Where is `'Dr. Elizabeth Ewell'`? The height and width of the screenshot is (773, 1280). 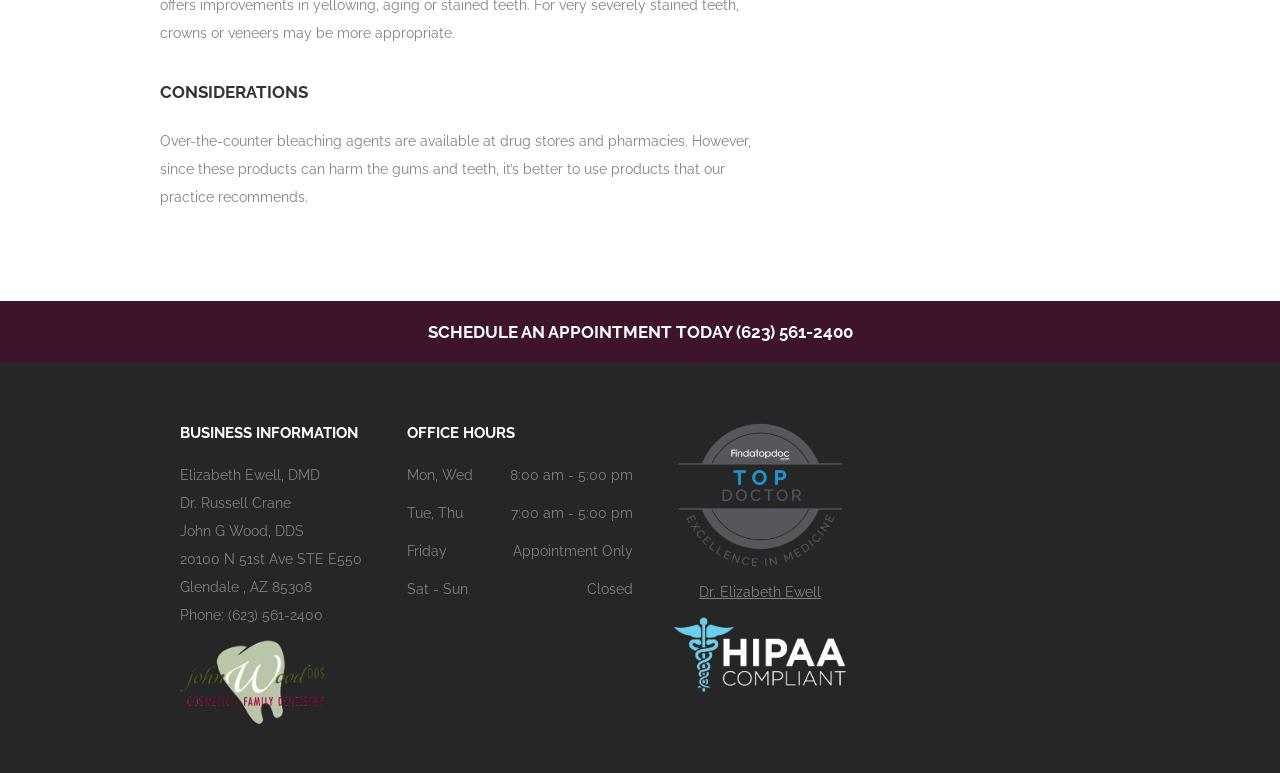
'Dr. Elizabeth Ewell' is located at coordinates (759, 591).